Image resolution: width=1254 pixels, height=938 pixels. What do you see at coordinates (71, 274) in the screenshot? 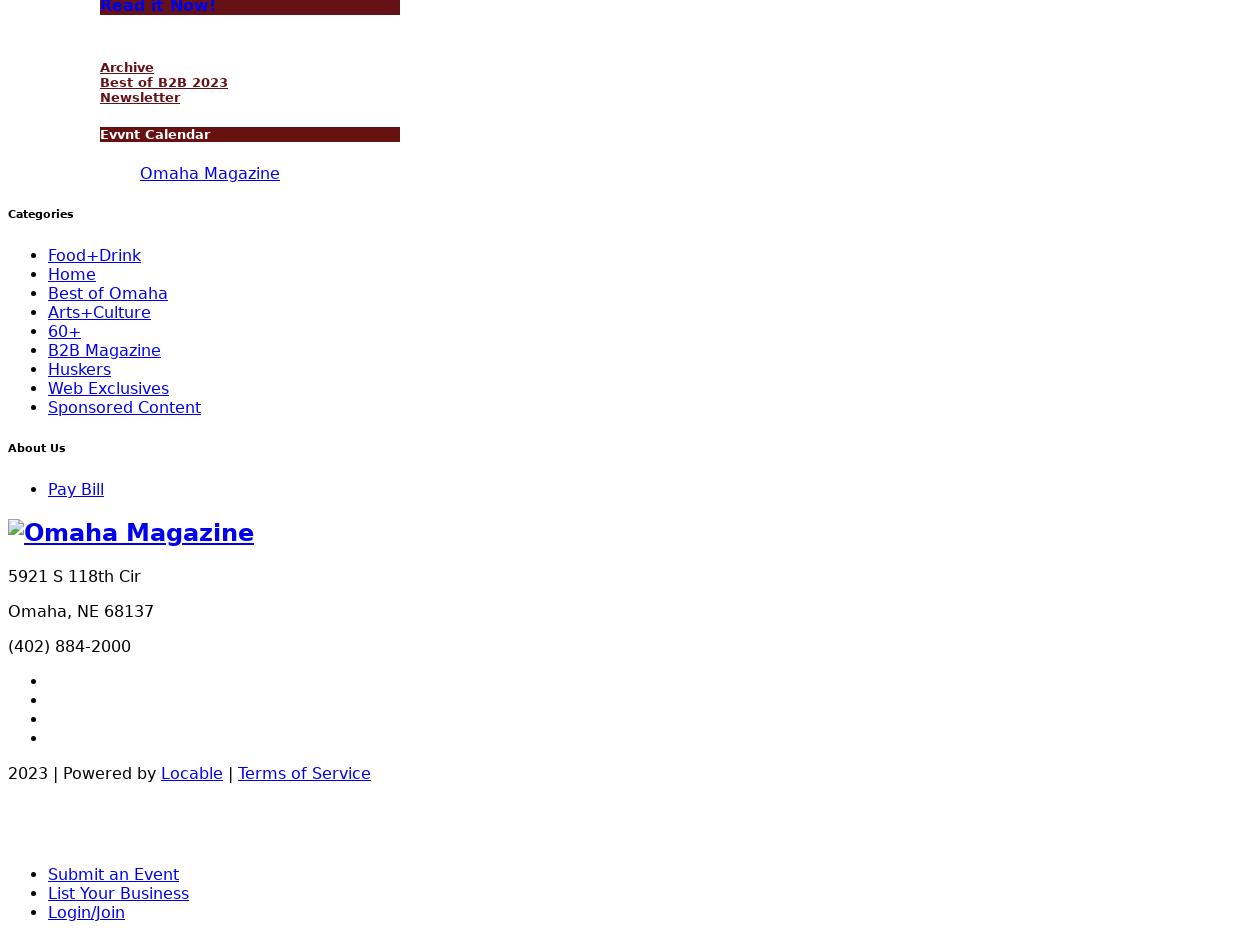
I see `'Home'` at bounding box center [71, 274].